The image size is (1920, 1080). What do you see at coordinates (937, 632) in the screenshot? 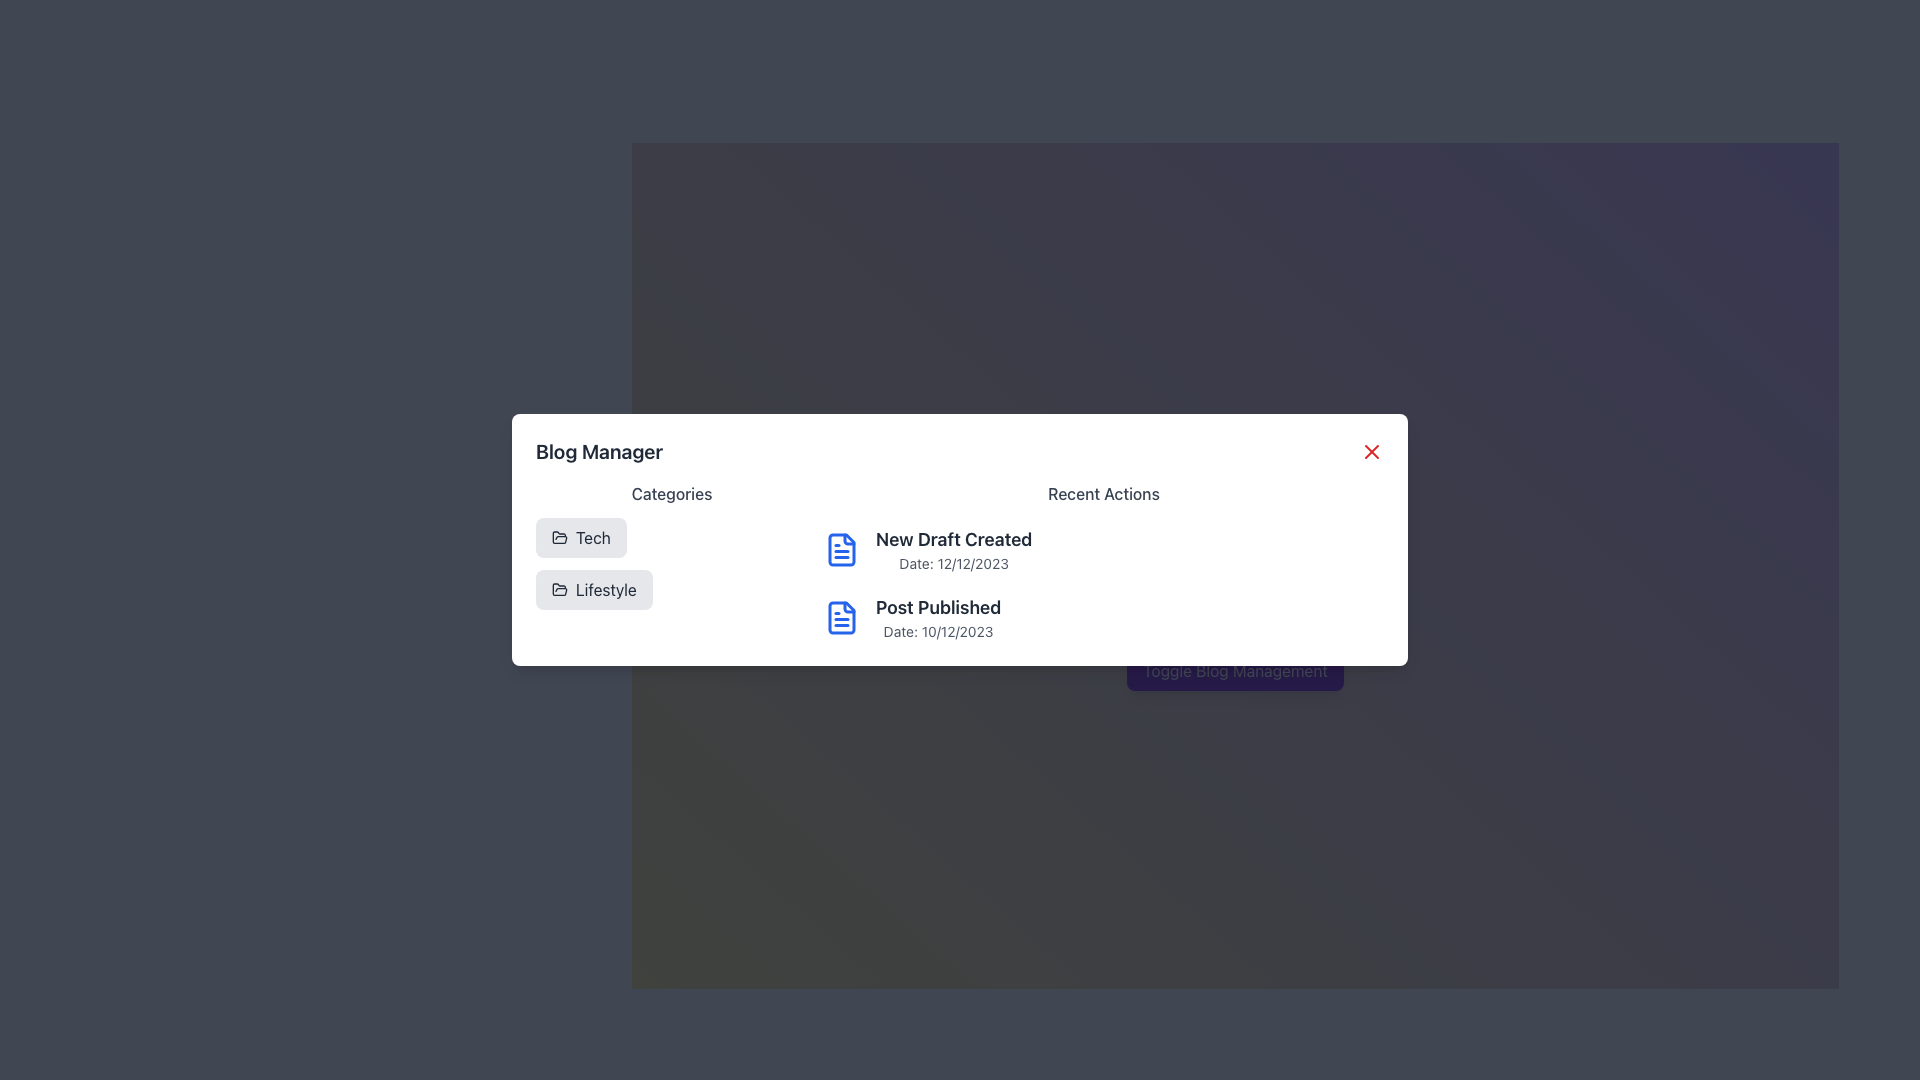
I see `the static text label displaying 'Date: 10/12/2023', which is positioned below the title 'Post Published' and aligned with it` at bounding box center [937, 632].